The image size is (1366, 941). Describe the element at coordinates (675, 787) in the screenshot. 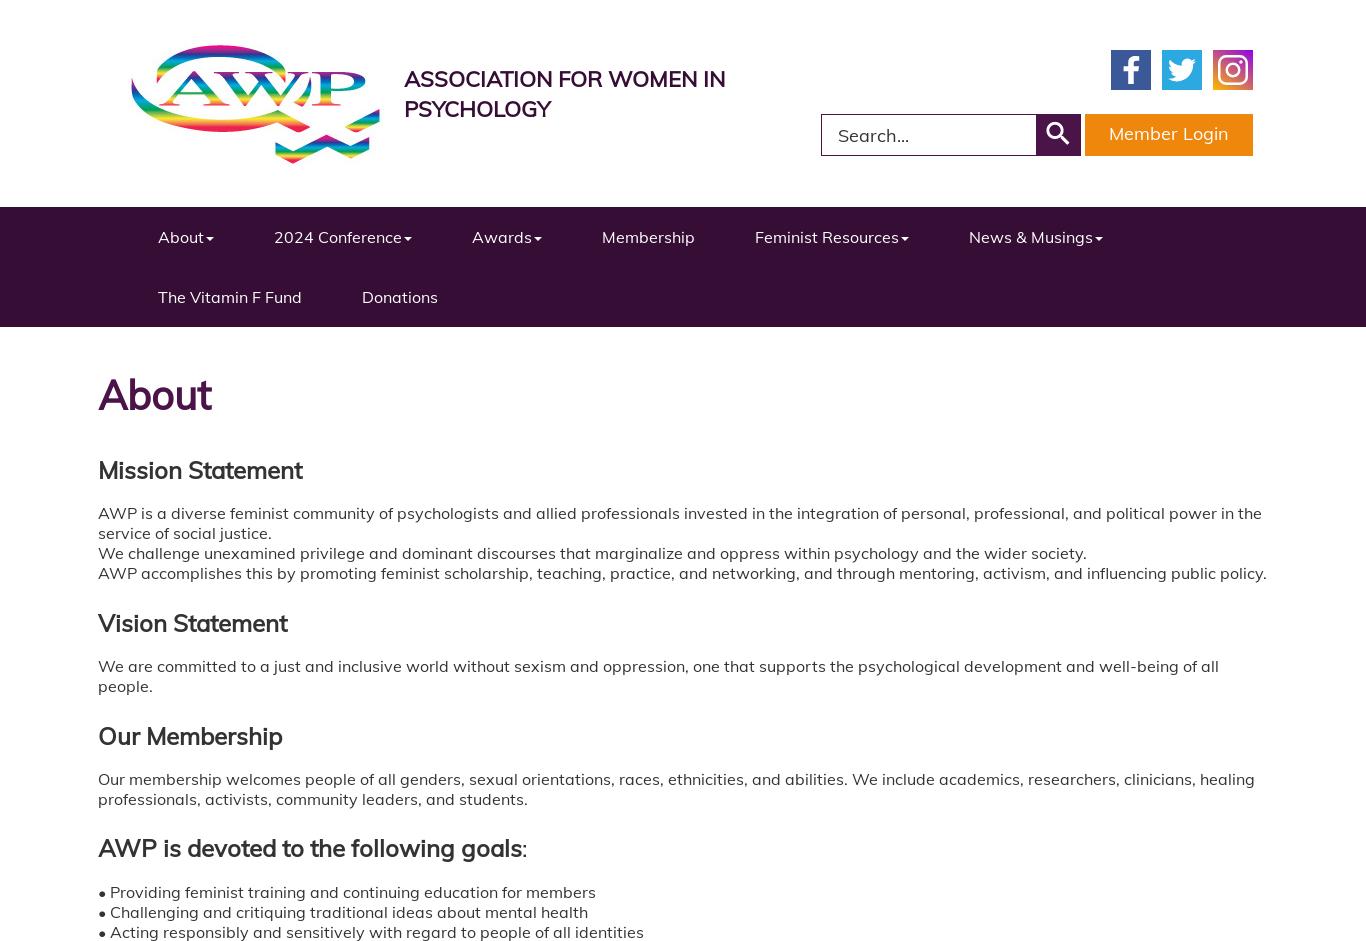

I see `'Our membership welcomes people of all genders, sexual orientations, races, ethnicities, and abilities. We include academics, researchers, clinicians, healing professionals, activists, community leaders, and students.'` at that location.